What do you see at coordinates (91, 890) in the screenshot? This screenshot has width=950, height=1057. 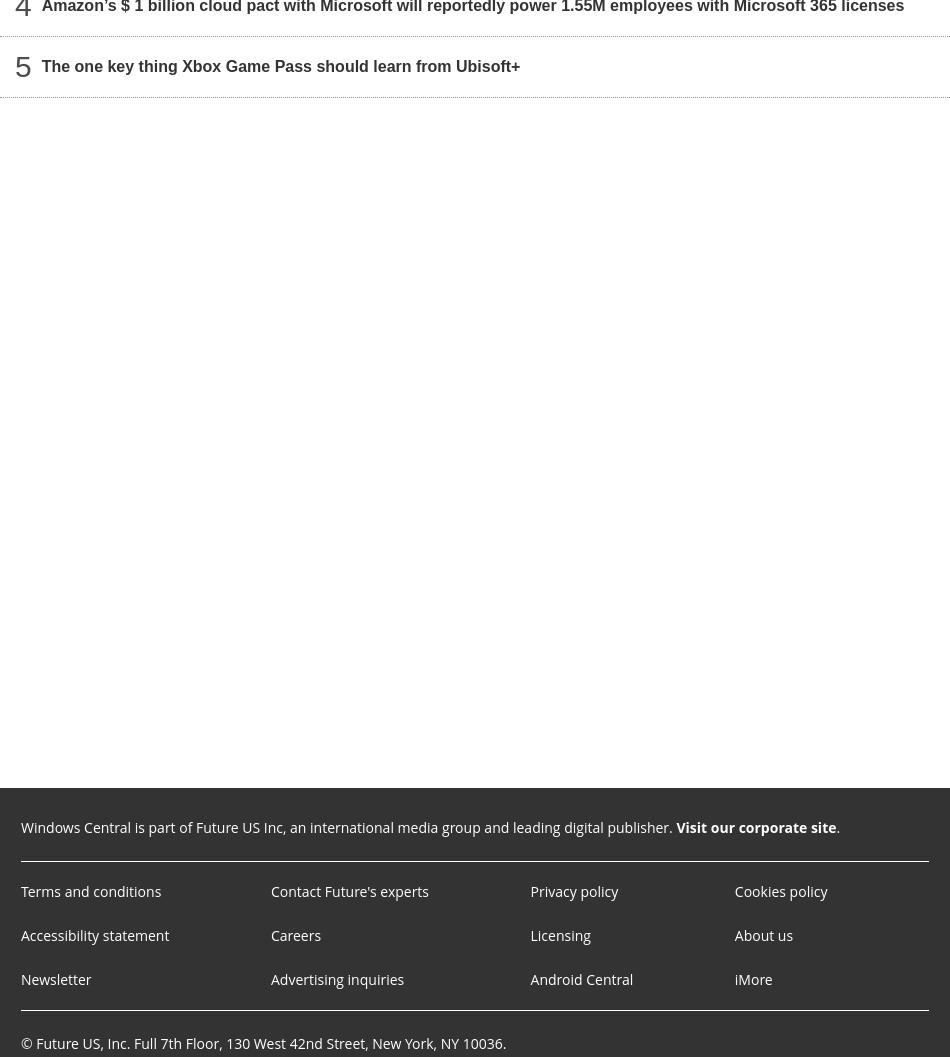 I see `'Terms and conditions'` at bounding box center [91, 890].